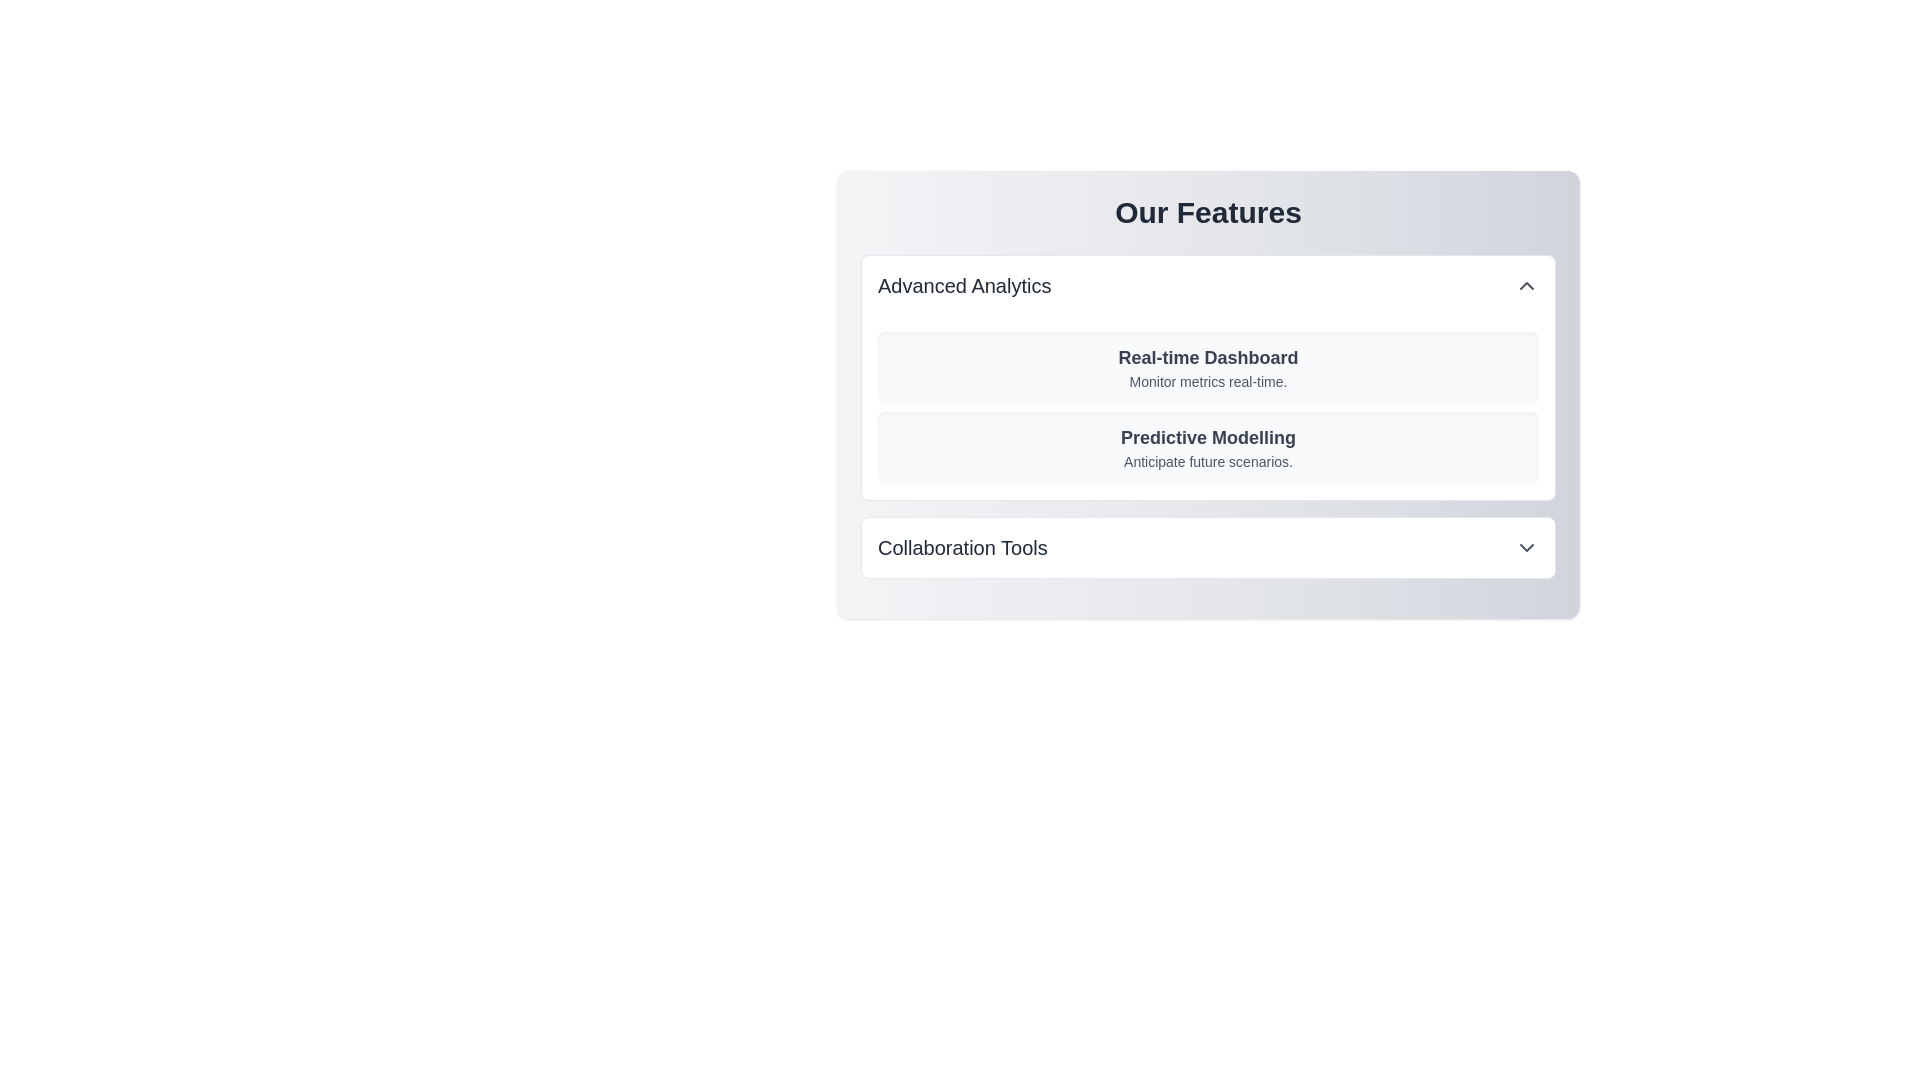 The height and width of the screenshot is (1080, 1920). Describe the element at coordinates (1207, 547) in the screenshot. I see `the interactive button for 'Collaboration Tools' located at the bottom of the 'Our Features' section` at that location.